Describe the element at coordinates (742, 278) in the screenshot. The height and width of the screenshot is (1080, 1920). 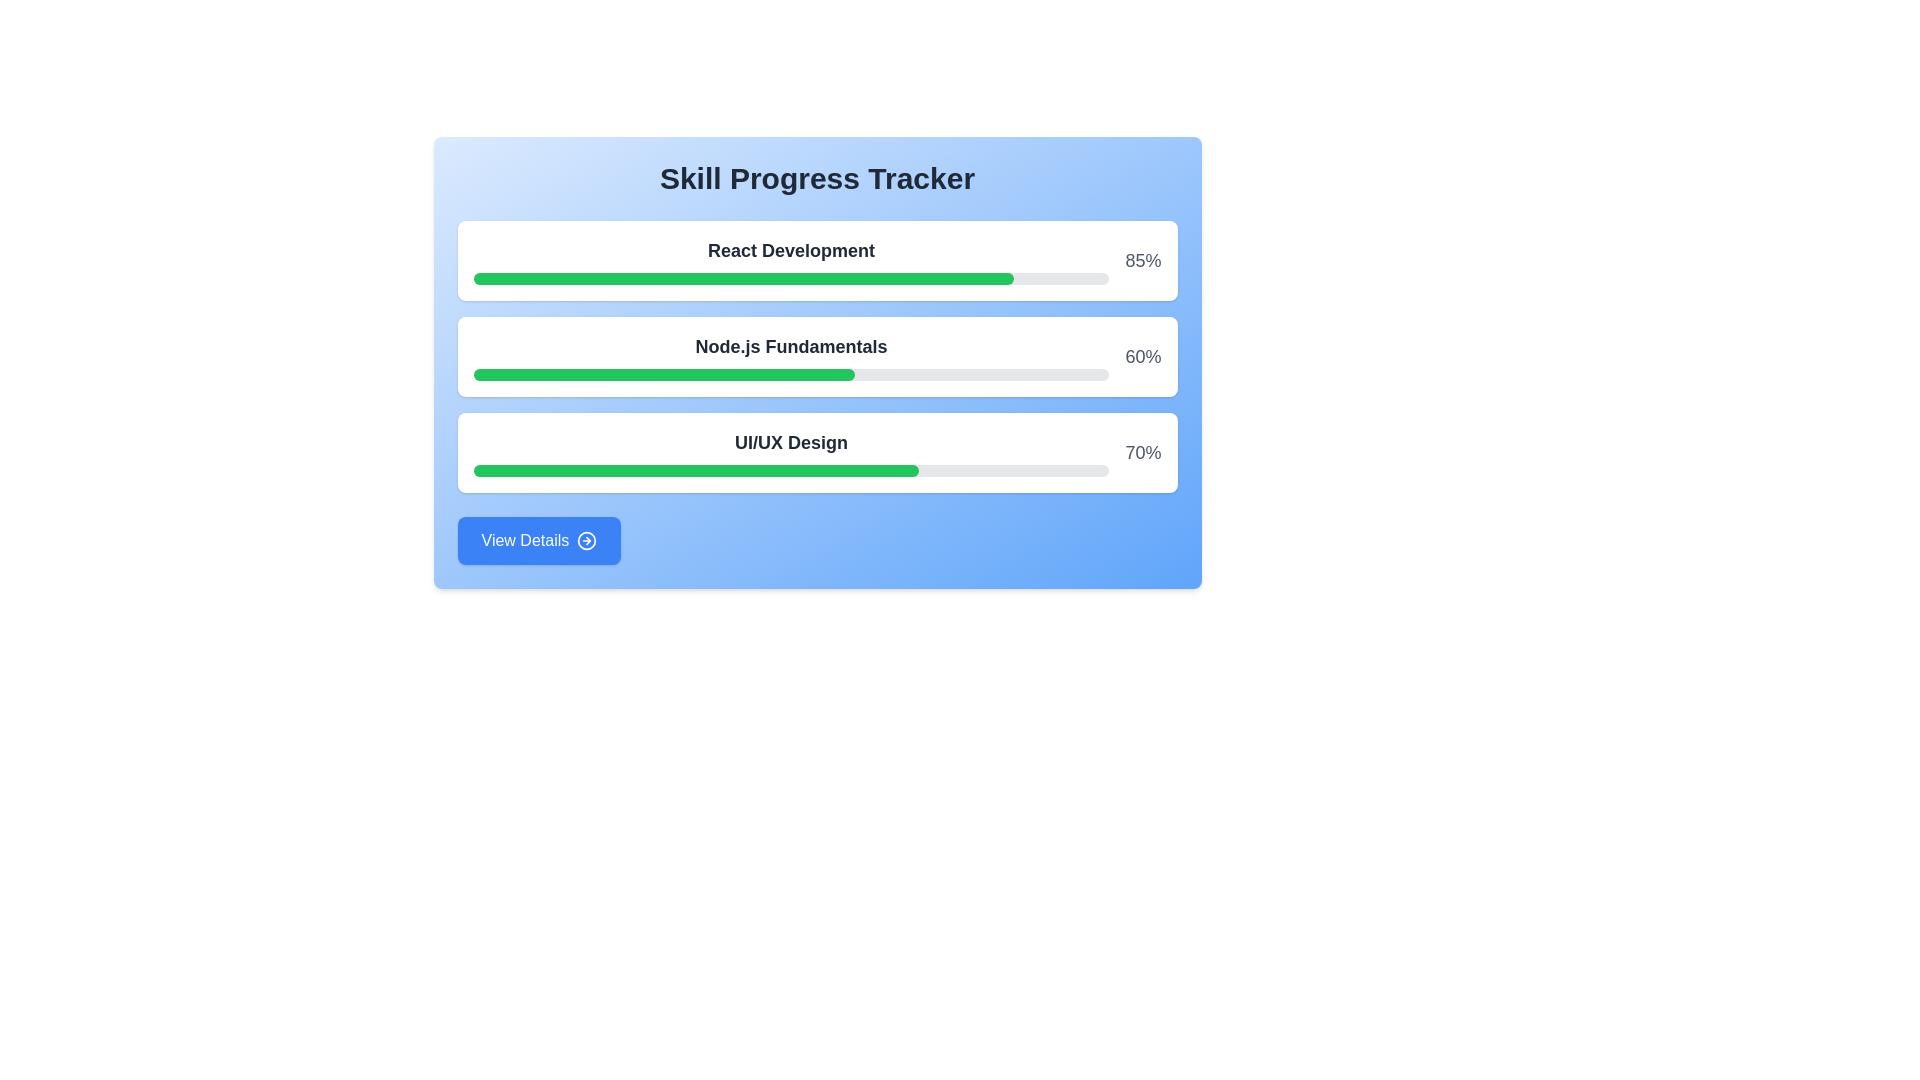
I see `the progress bar segment indicating 85% completion for the 'React Development' skill located under the 'React Development' text in the skill tracker interface` at that location.